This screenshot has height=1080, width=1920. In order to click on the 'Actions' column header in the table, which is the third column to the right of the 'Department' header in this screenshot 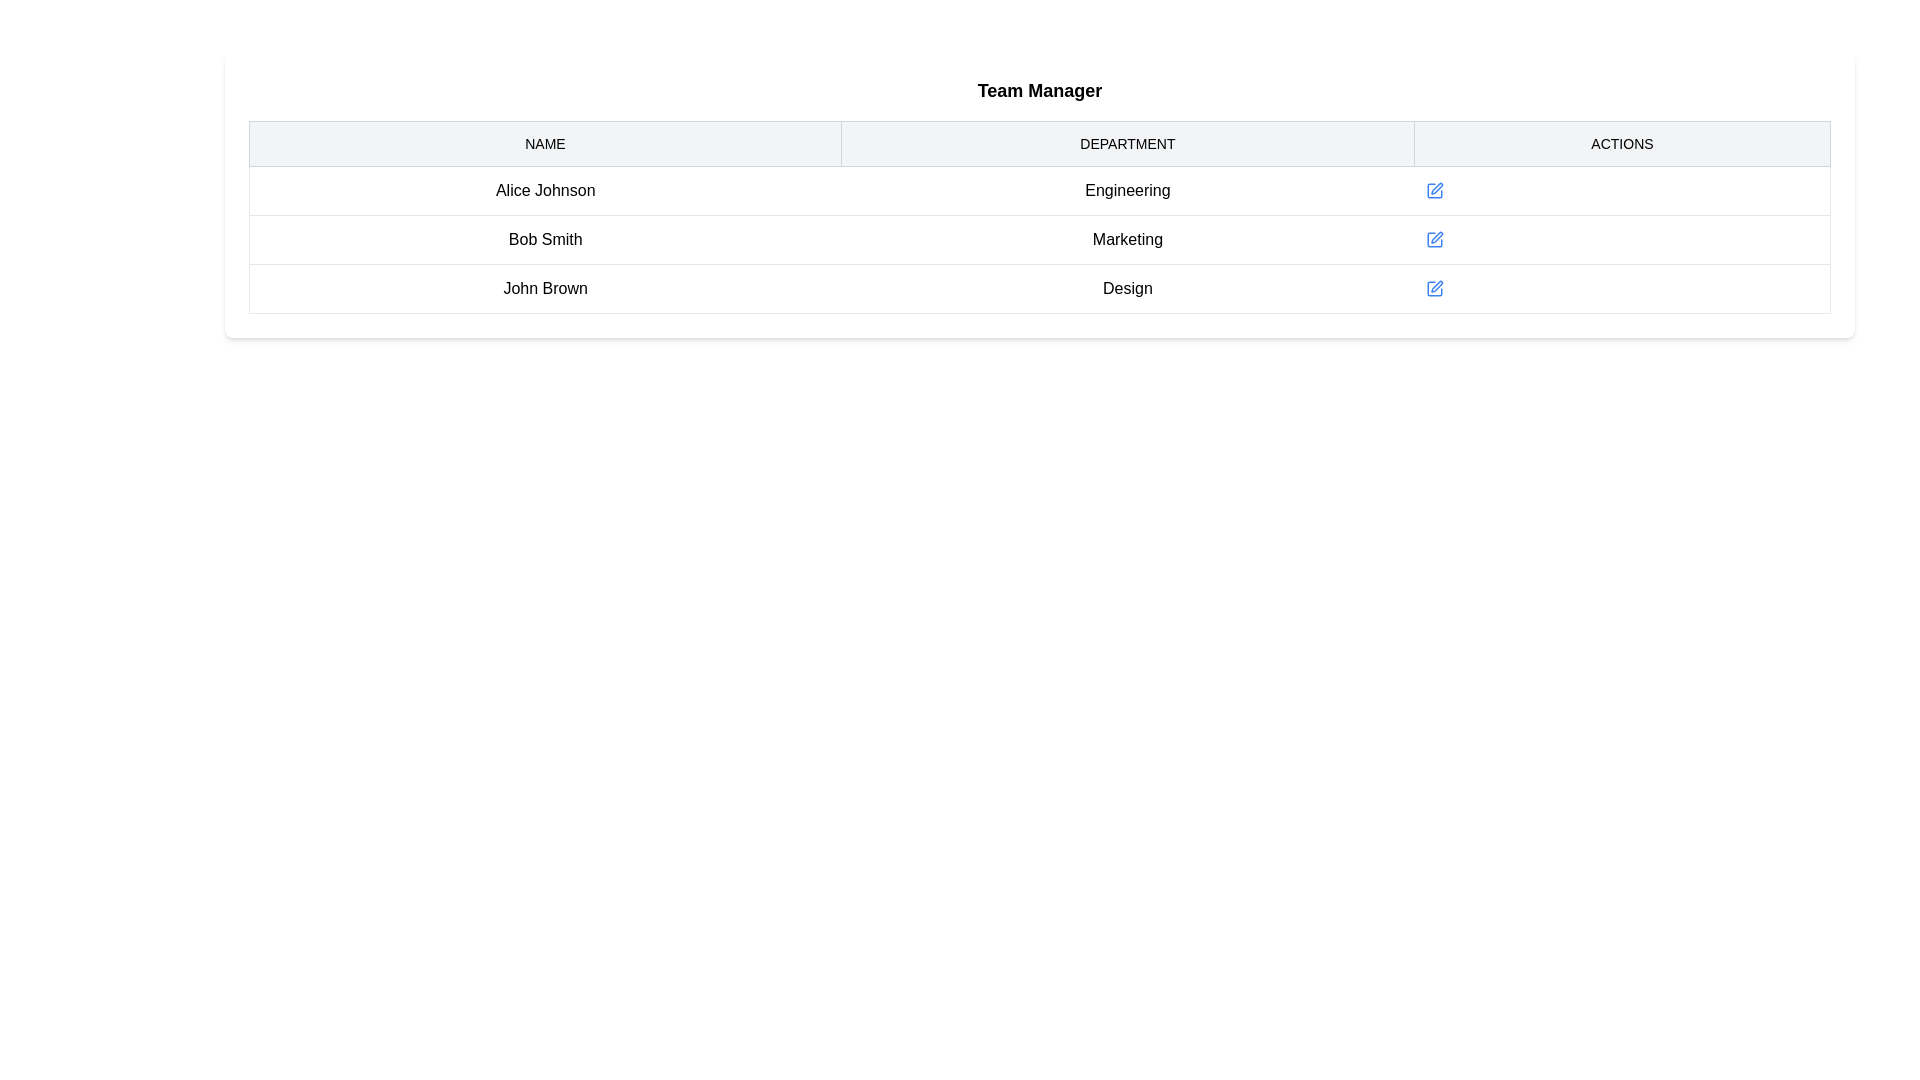, I will do `click(1622, 142)`.